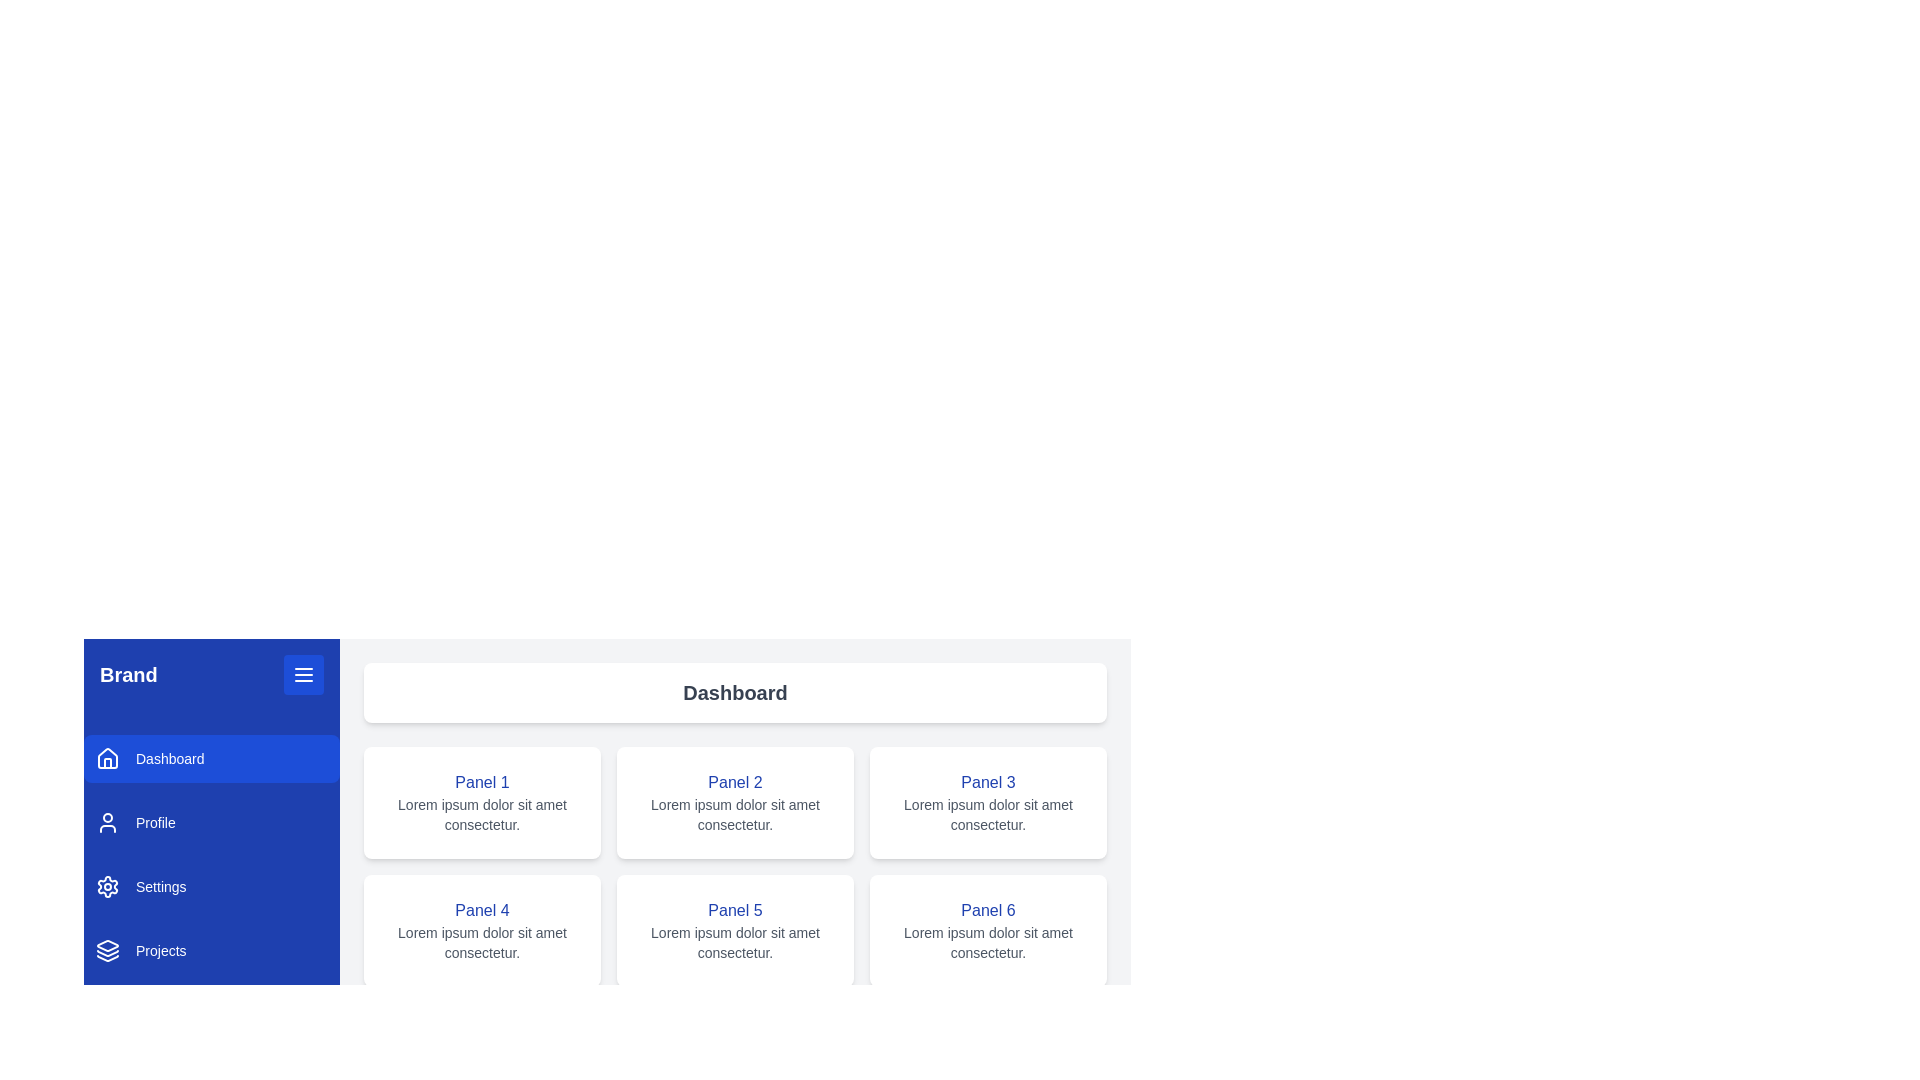 The height and width of the screenshot is (1080, 1920). What do you see at coordinates (734, 910) in the screenshot?
I see `text label 'Panel 5' which is displayed in medium-sized, bold blue text on a white background and is located within the bottom middle card of the Dashboard interface` at bounding box center [734, 910].